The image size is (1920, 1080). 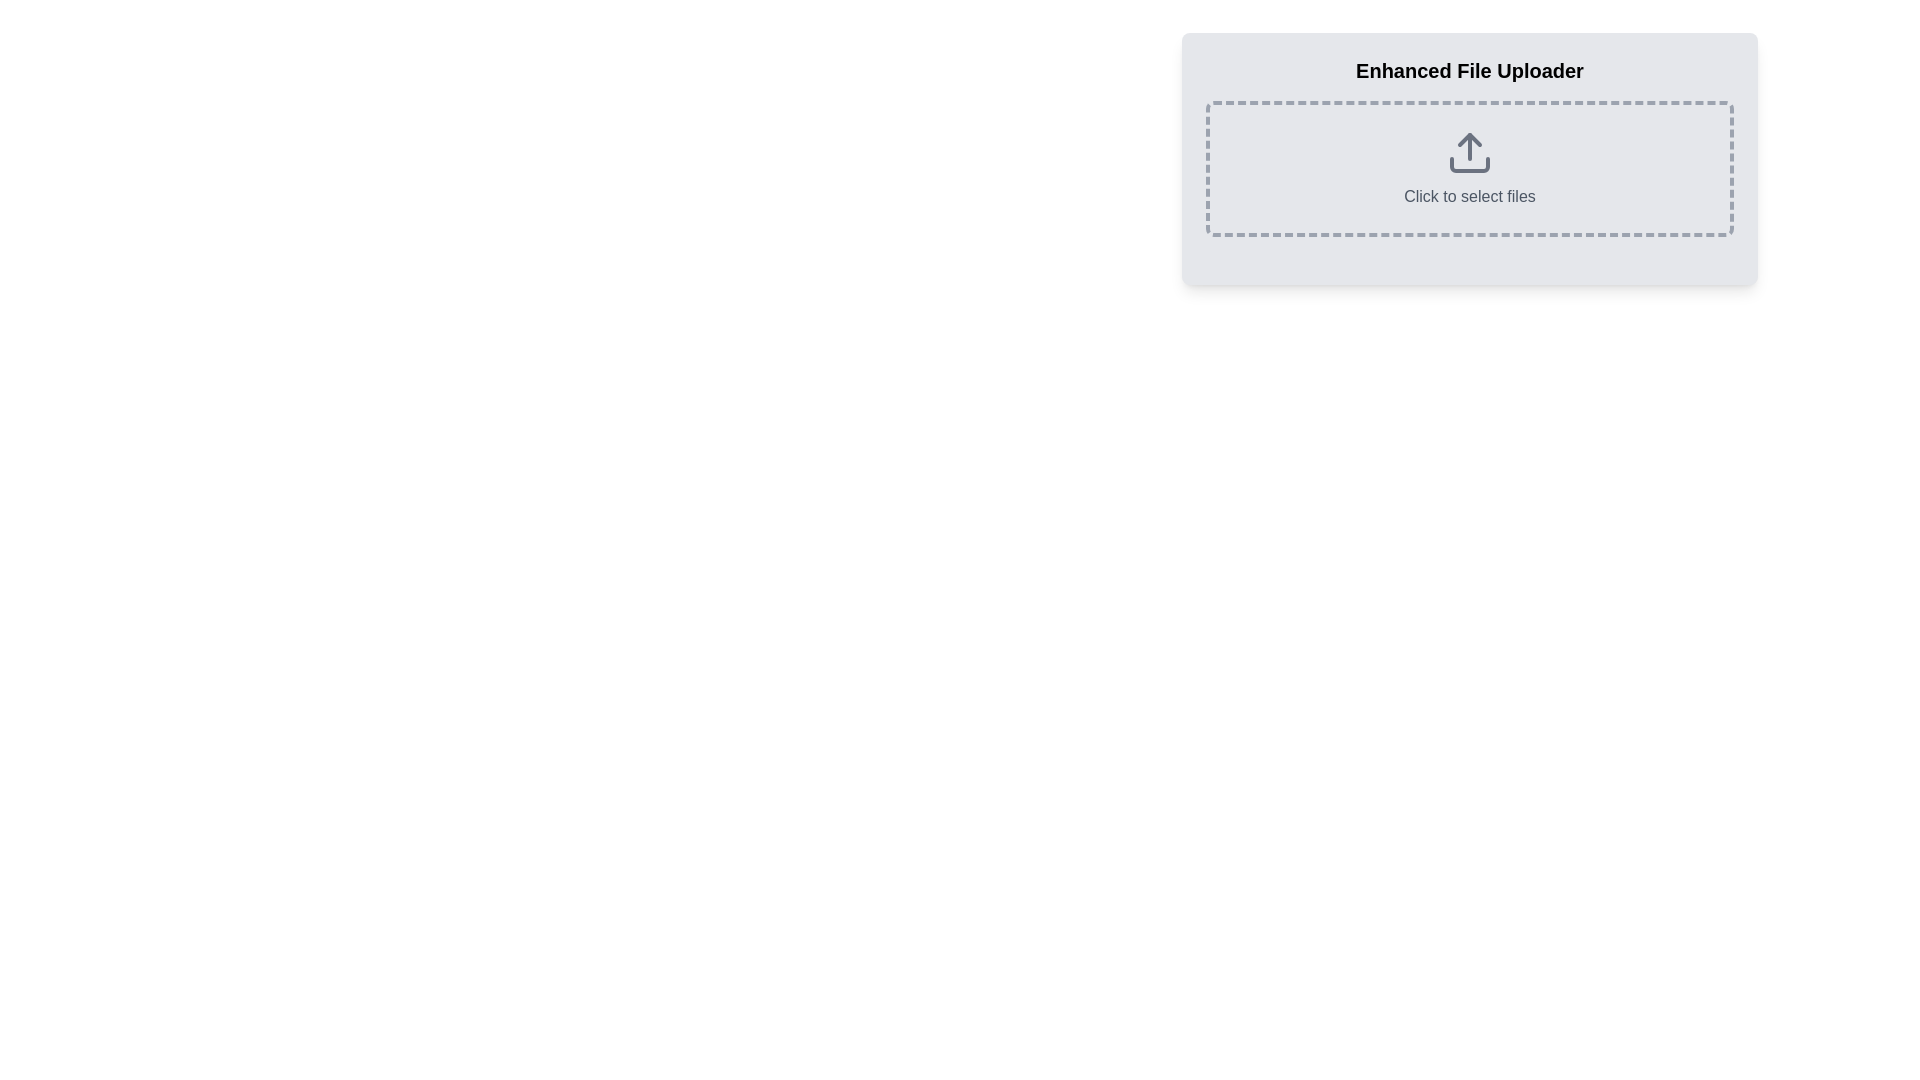 What do you see at coordinates (1469, 168) in the screenshot?
I see `and drop files into the File upload drop zone, which is a rectangular area with a dashed border and the text 'Click` at bounding box center [1469, 168].